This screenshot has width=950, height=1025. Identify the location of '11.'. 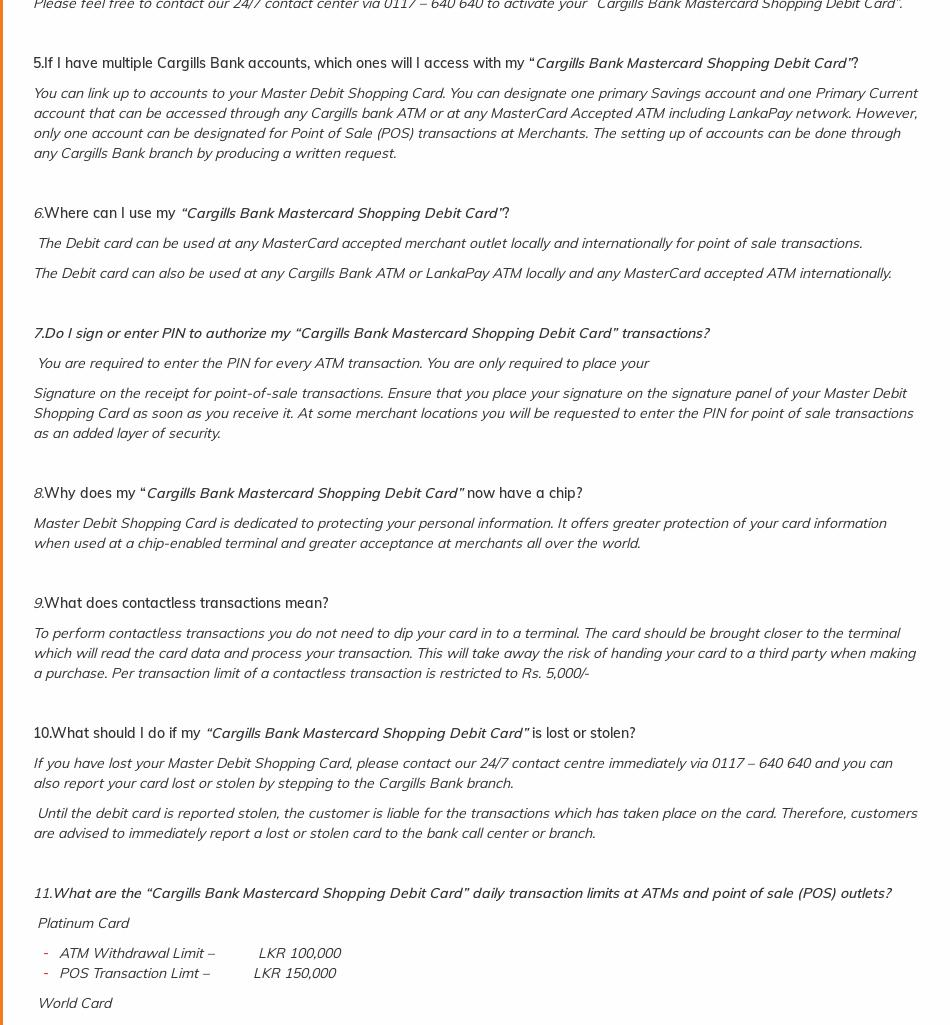
(32, 891).